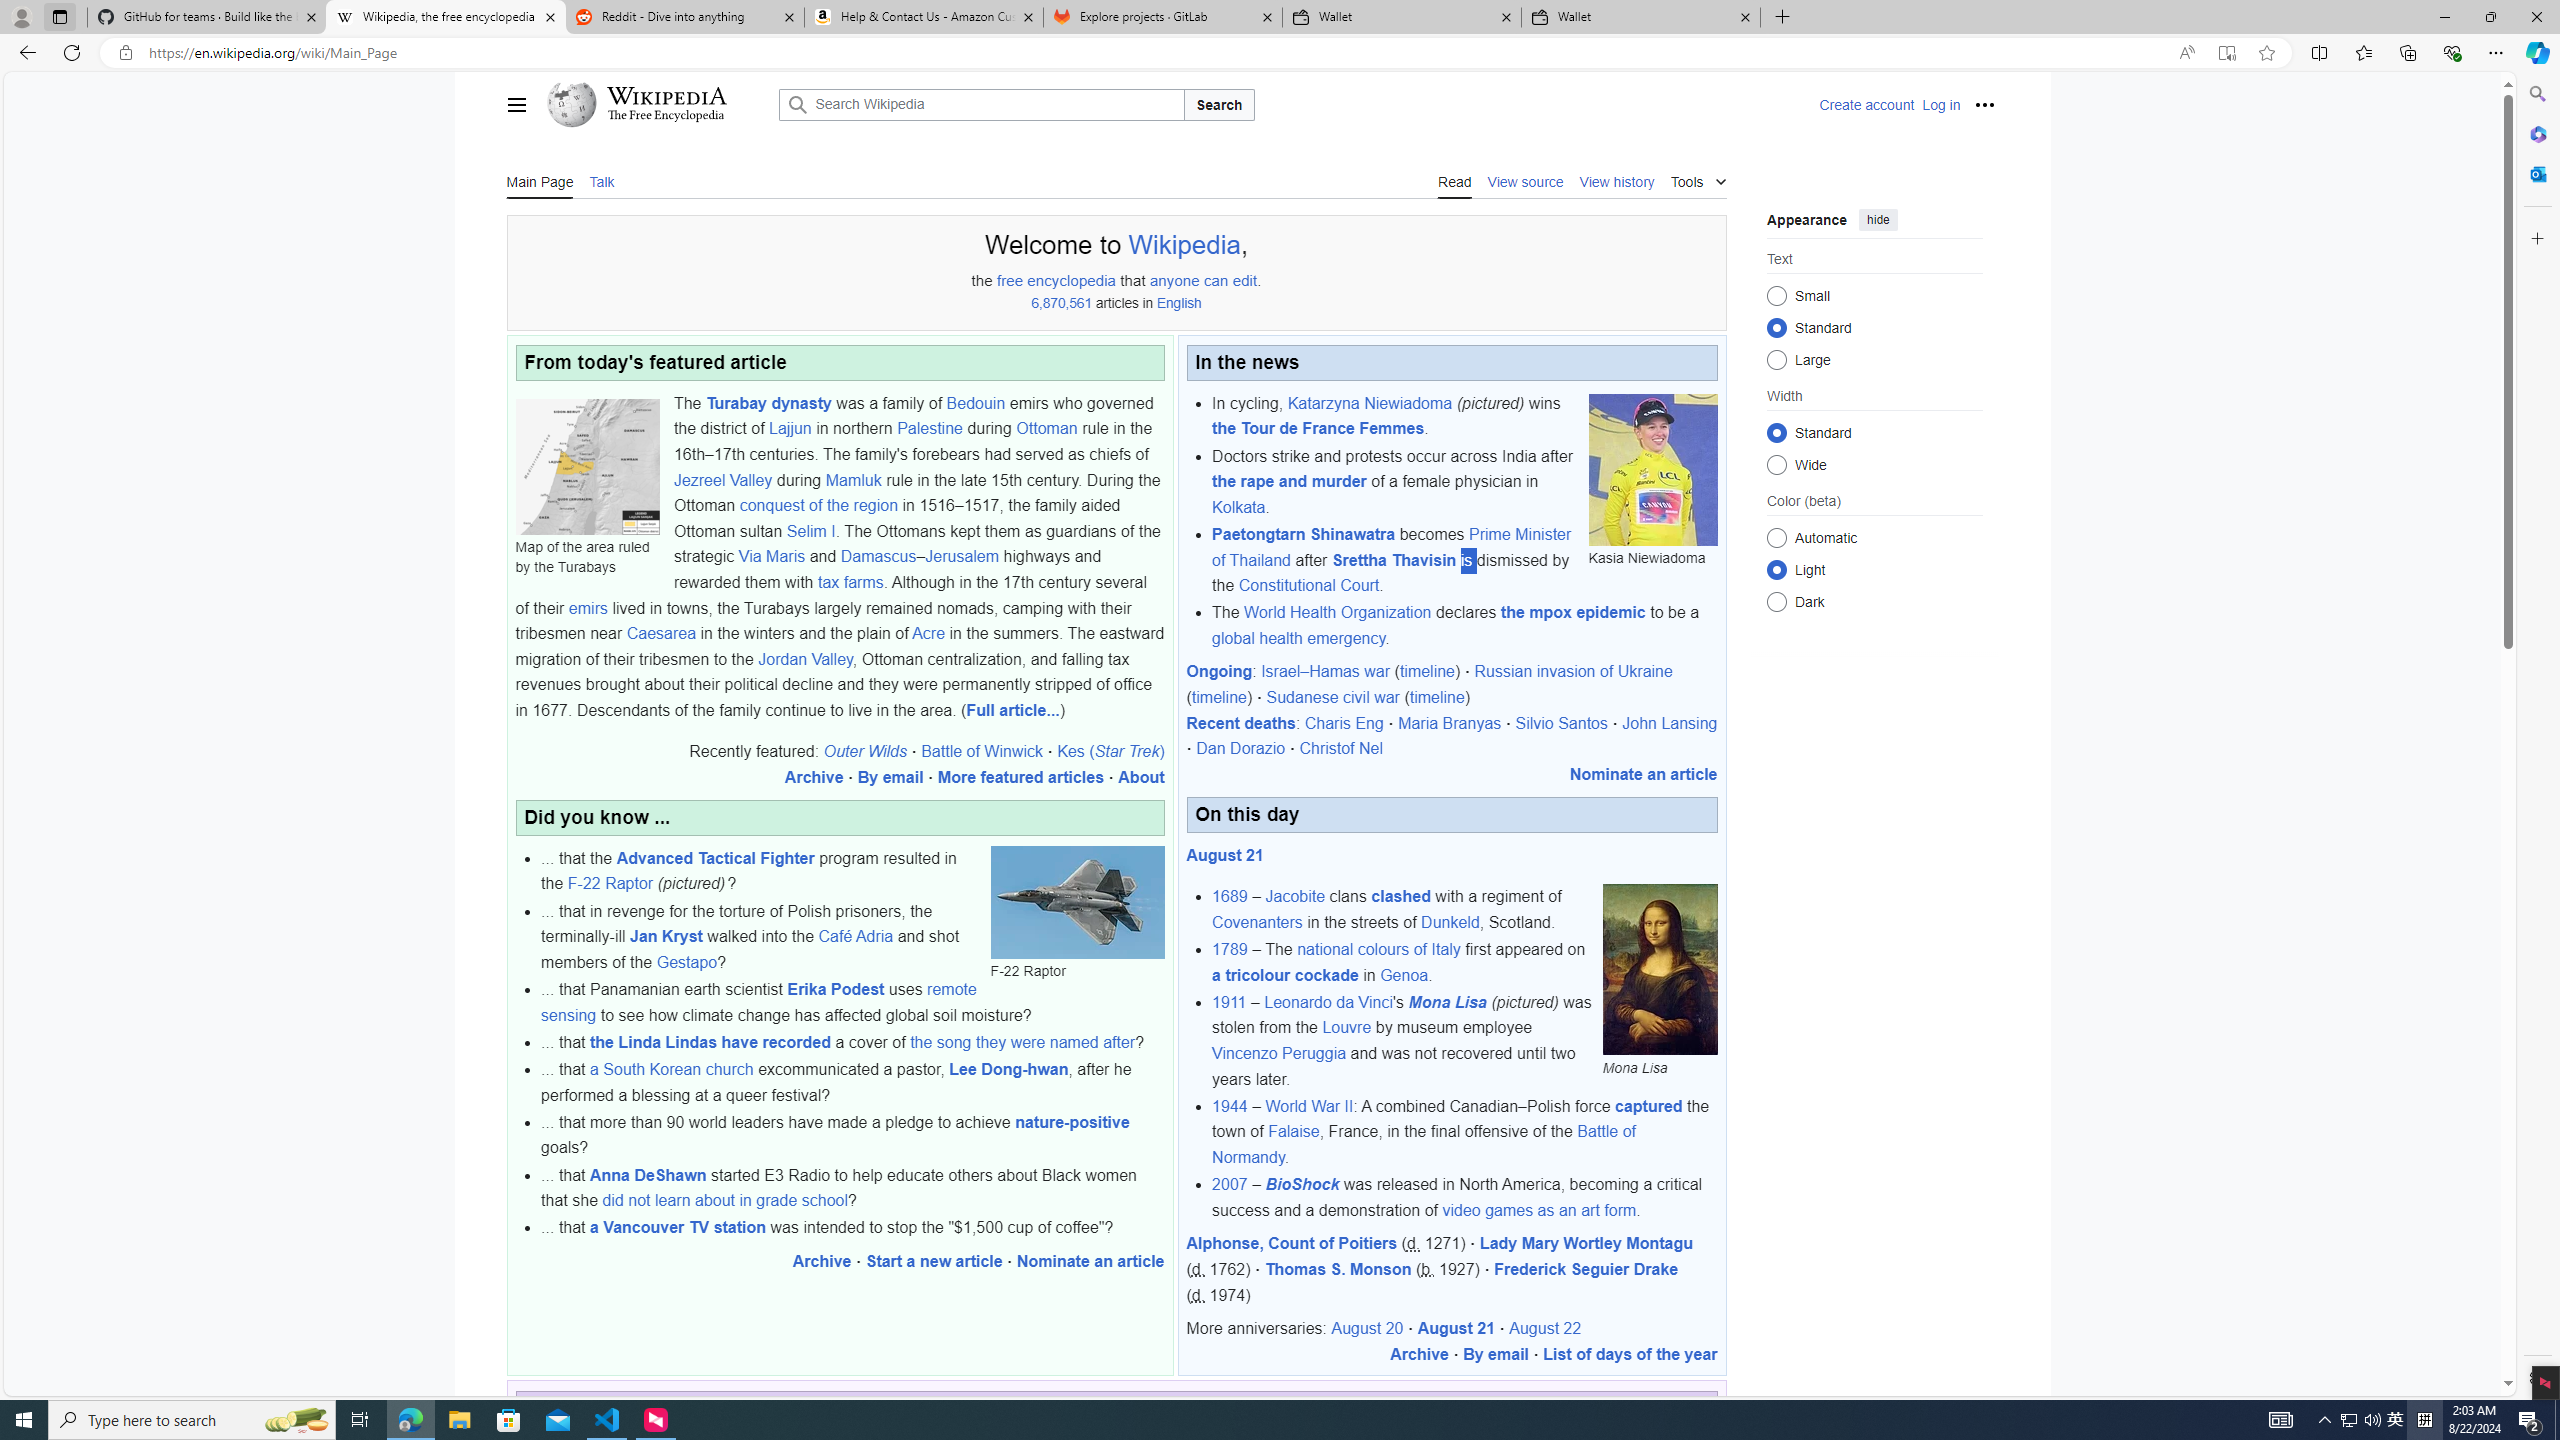  Describe the element at coordinates (1141, 777) in the screenshot. I see `'About'` at that location.